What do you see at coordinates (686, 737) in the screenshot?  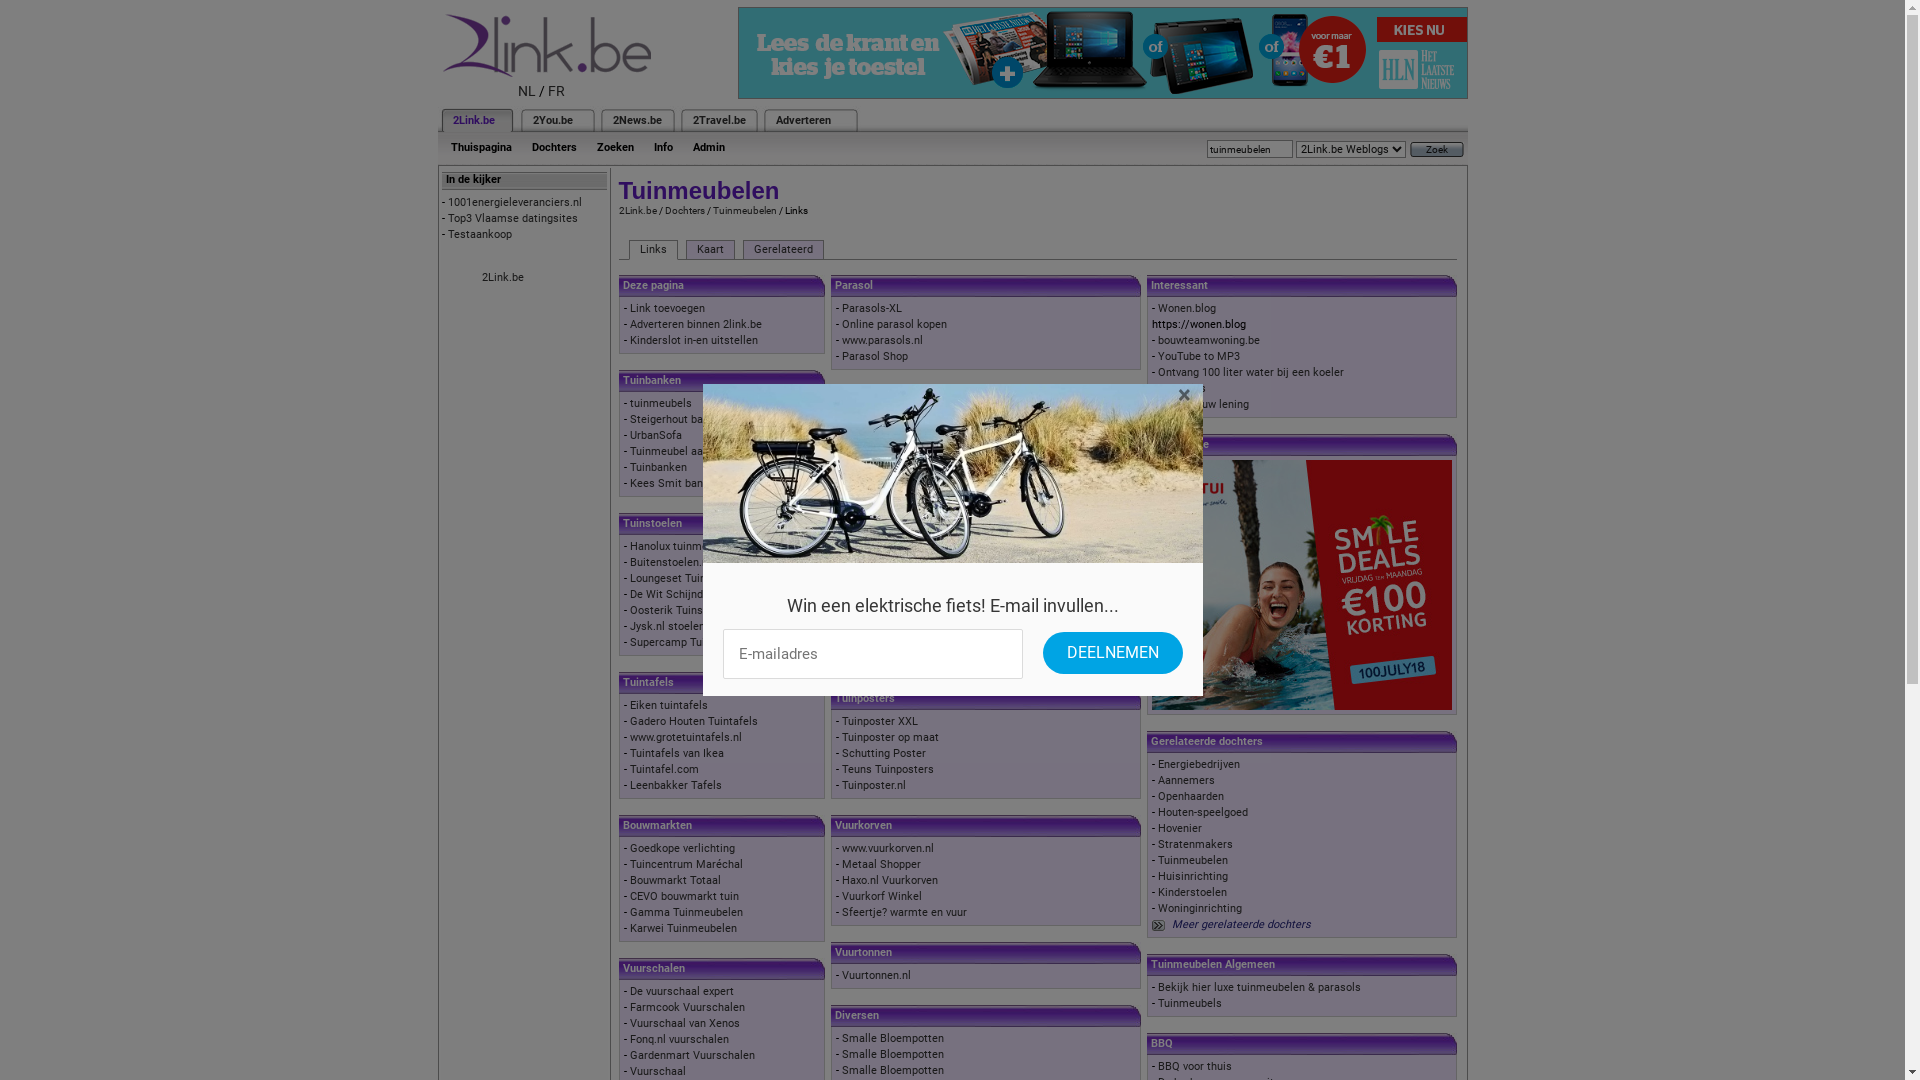 I see `'www.grotetuintafels.nl'` at bounding box center [686, 737].